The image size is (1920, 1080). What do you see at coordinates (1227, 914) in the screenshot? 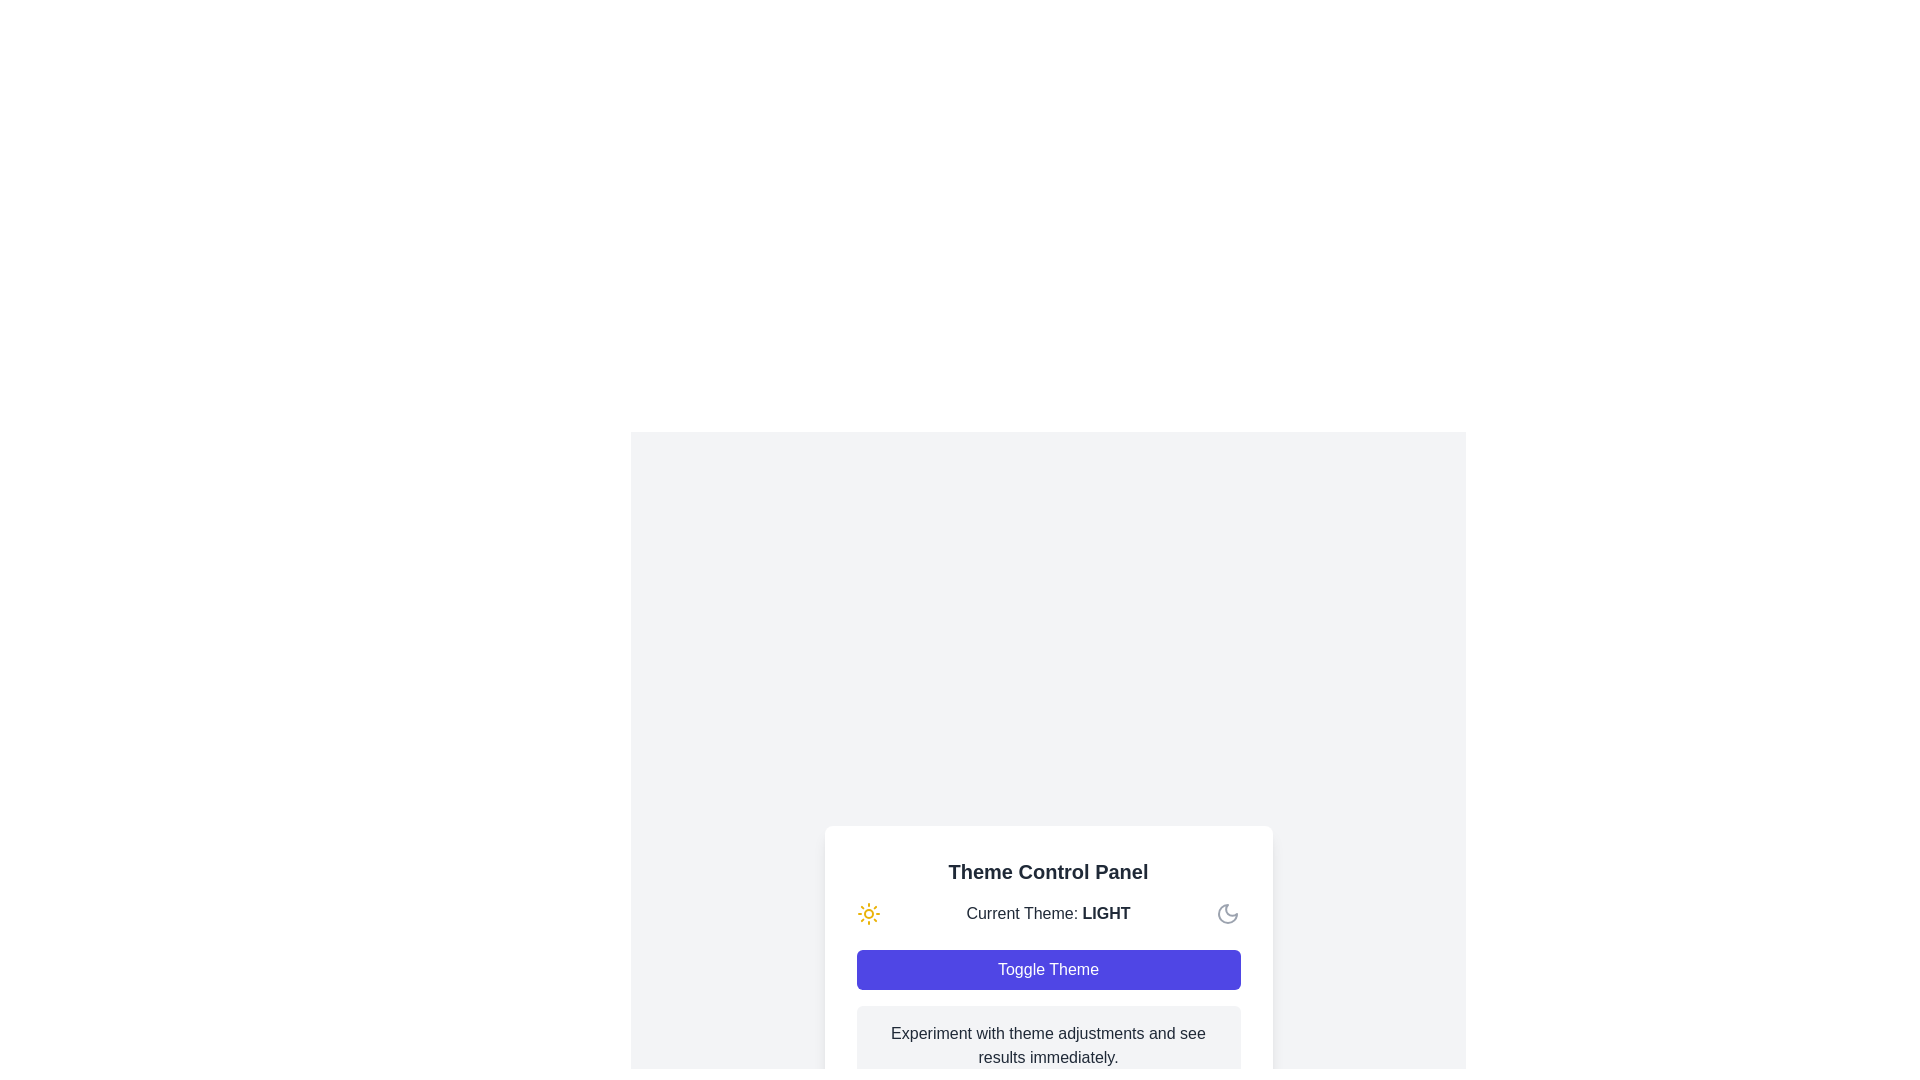
I see `the night mode icon located in the upper right corner of the 'Theme Control Panel' interface, next to 'Current Theme: LIGHT' and opposite a sun icon` at bounding box center [1227, 914].